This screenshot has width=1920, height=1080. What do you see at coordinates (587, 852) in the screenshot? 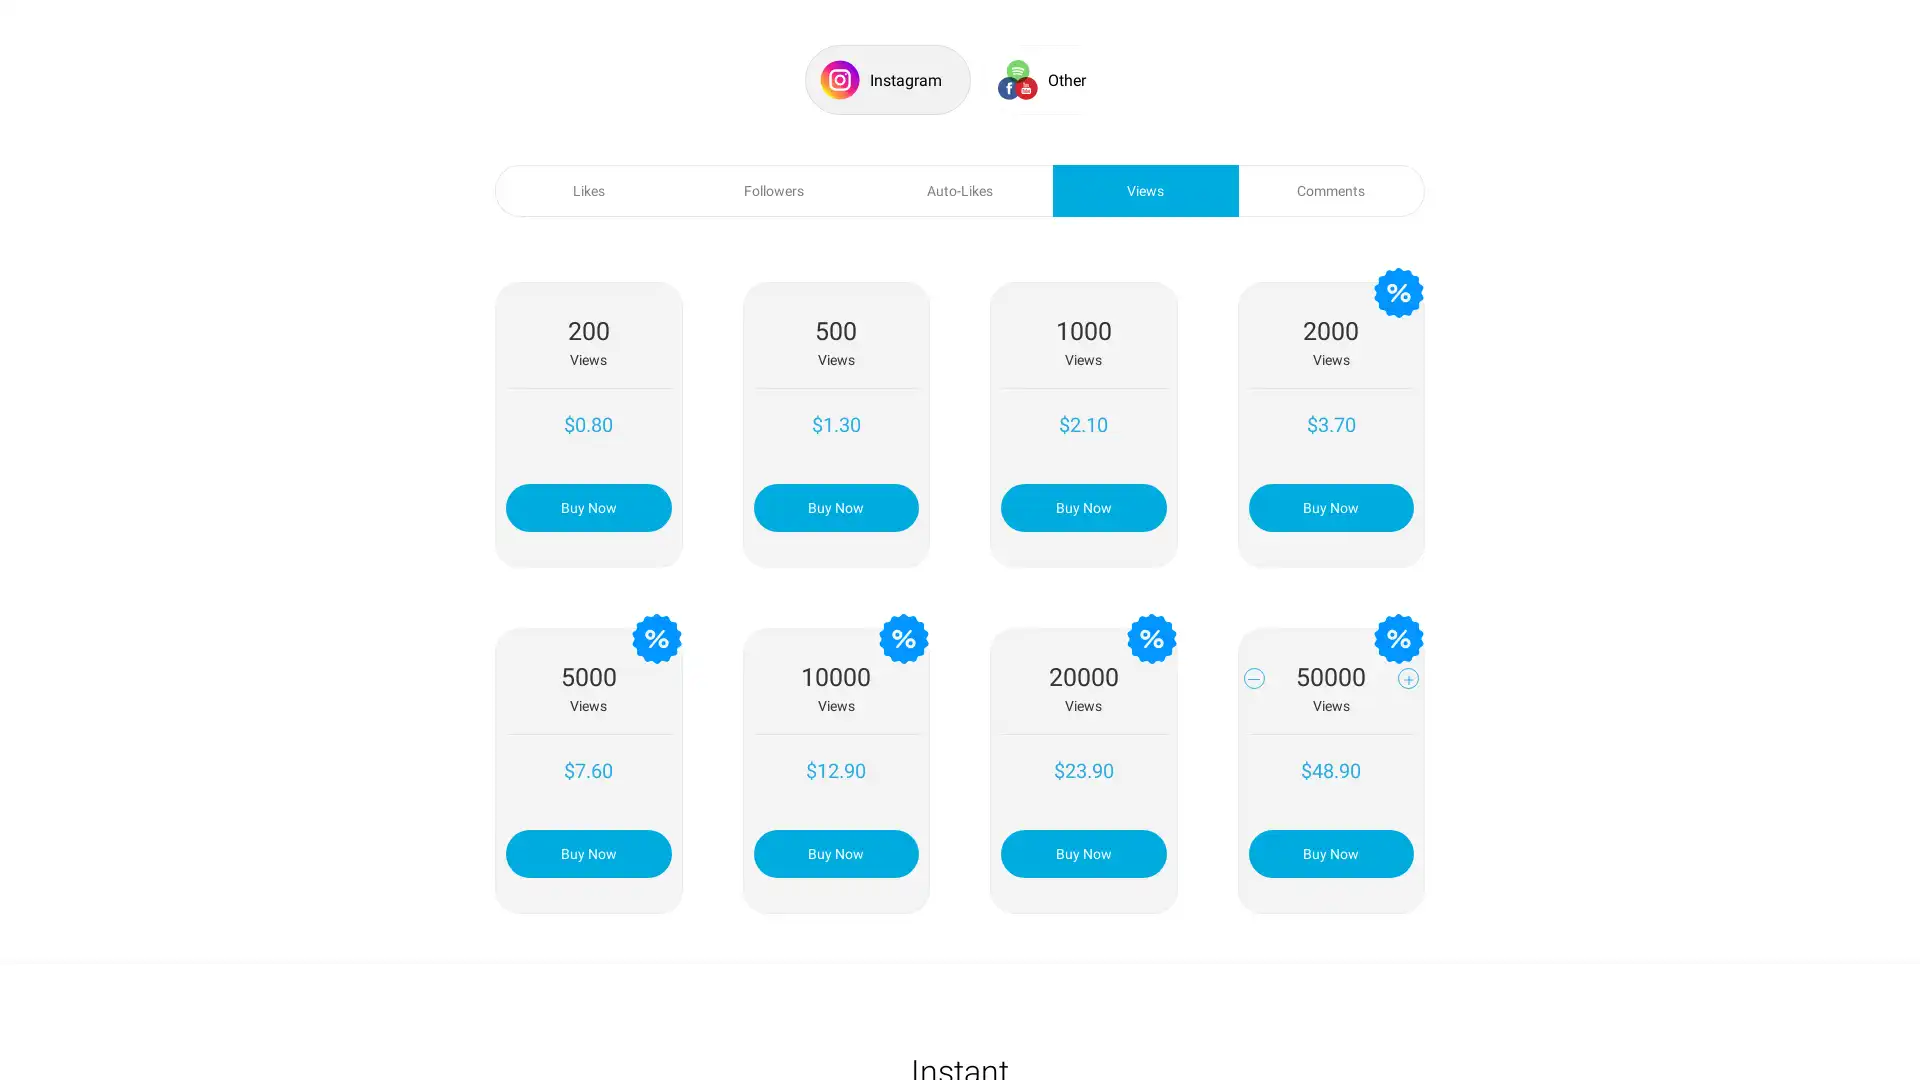
I see `Buy Now` at bounding box center [587, 852].